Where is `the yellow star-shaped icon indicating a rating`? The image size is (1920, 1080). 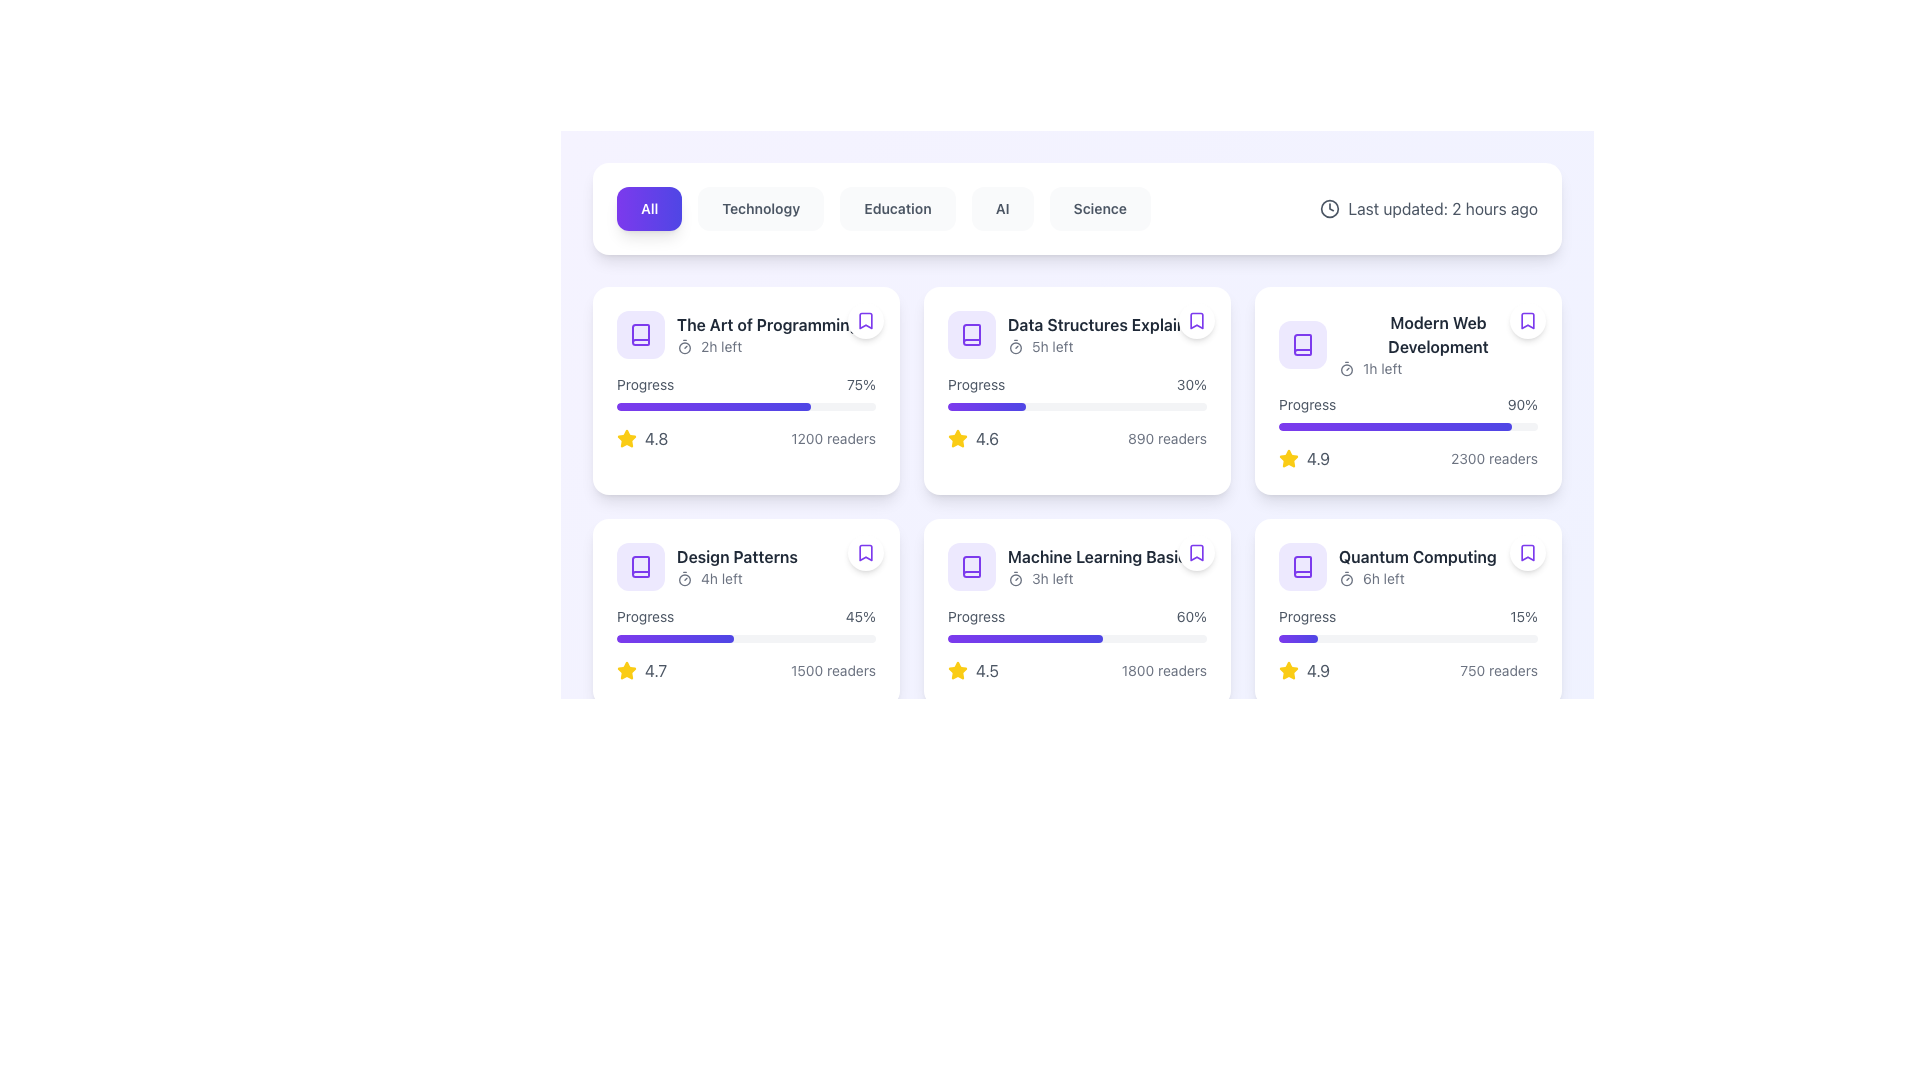 the yellow star-shaped icon indicating a rating is located at coordinates (957, 438).